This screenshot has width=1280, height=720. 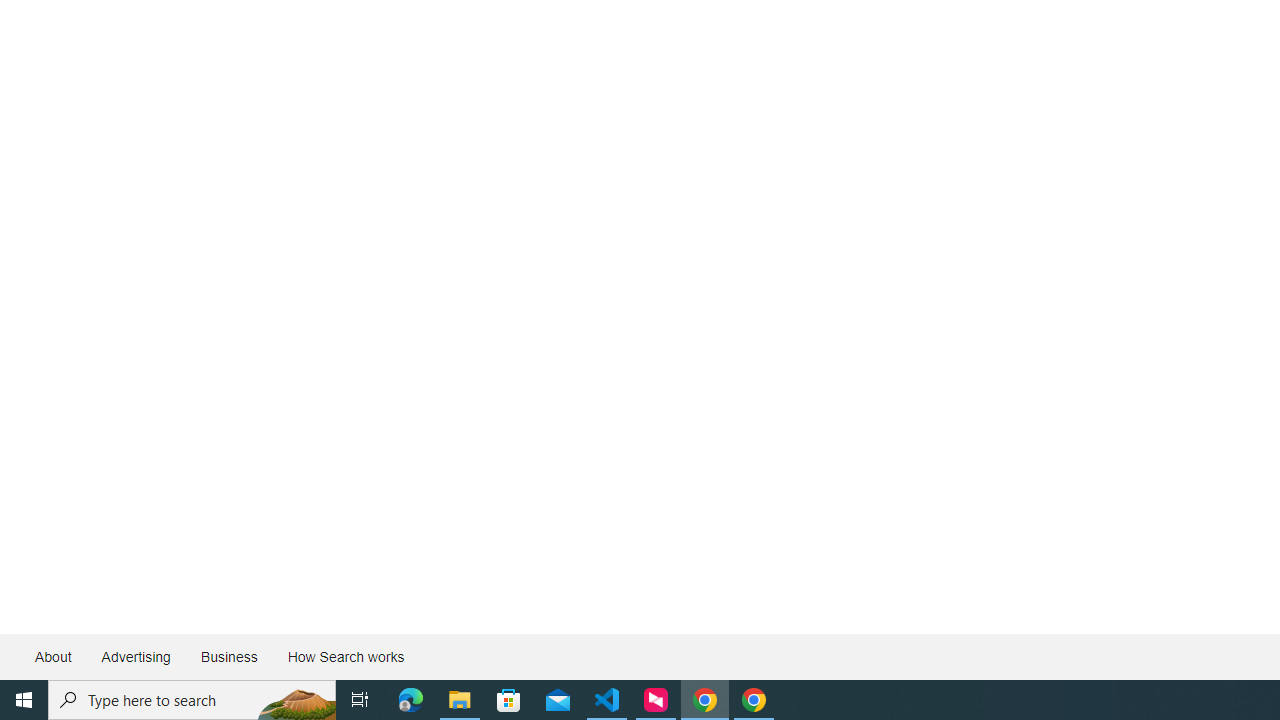 What do you see at coordinates (134, 657) in the screenshot?
I see `'Advertising'` at bounding box center [134, 657].